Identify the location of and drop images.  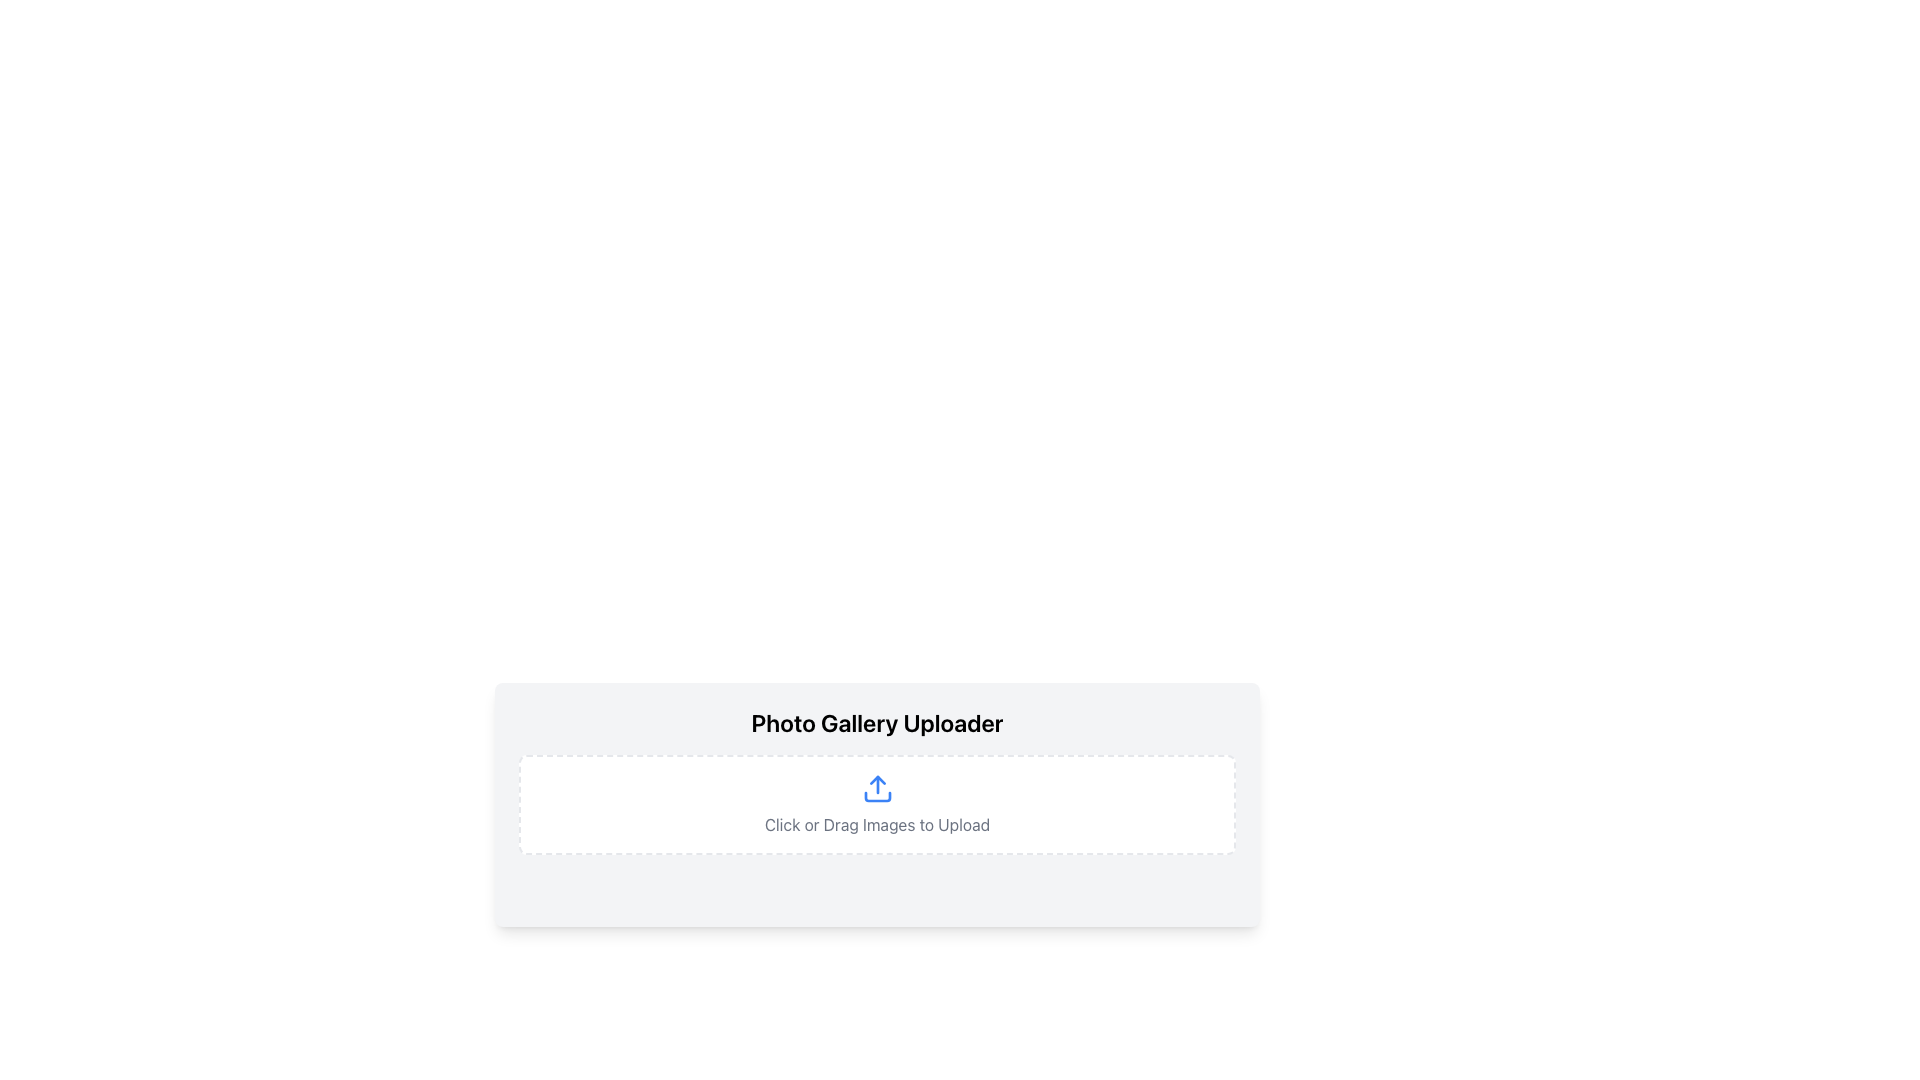
(877, 804).